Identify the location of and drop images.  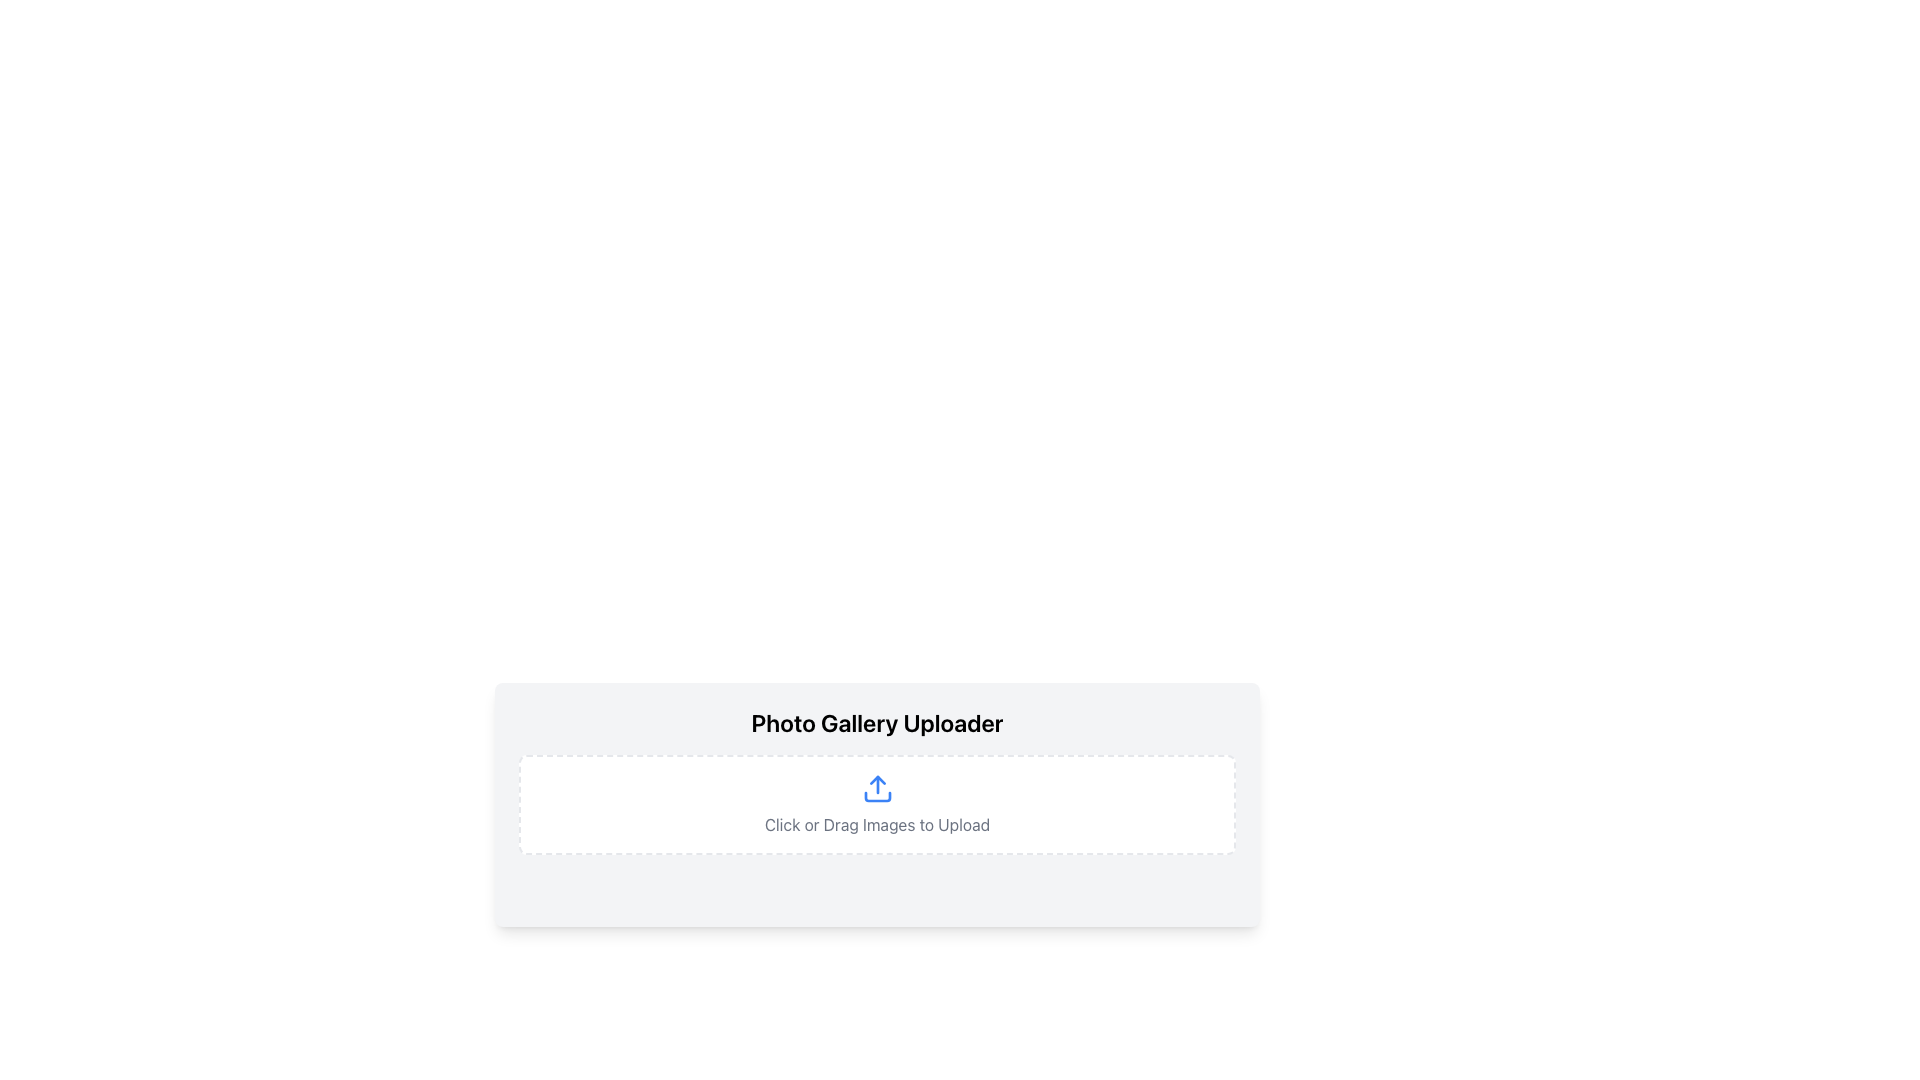
(877, 804).